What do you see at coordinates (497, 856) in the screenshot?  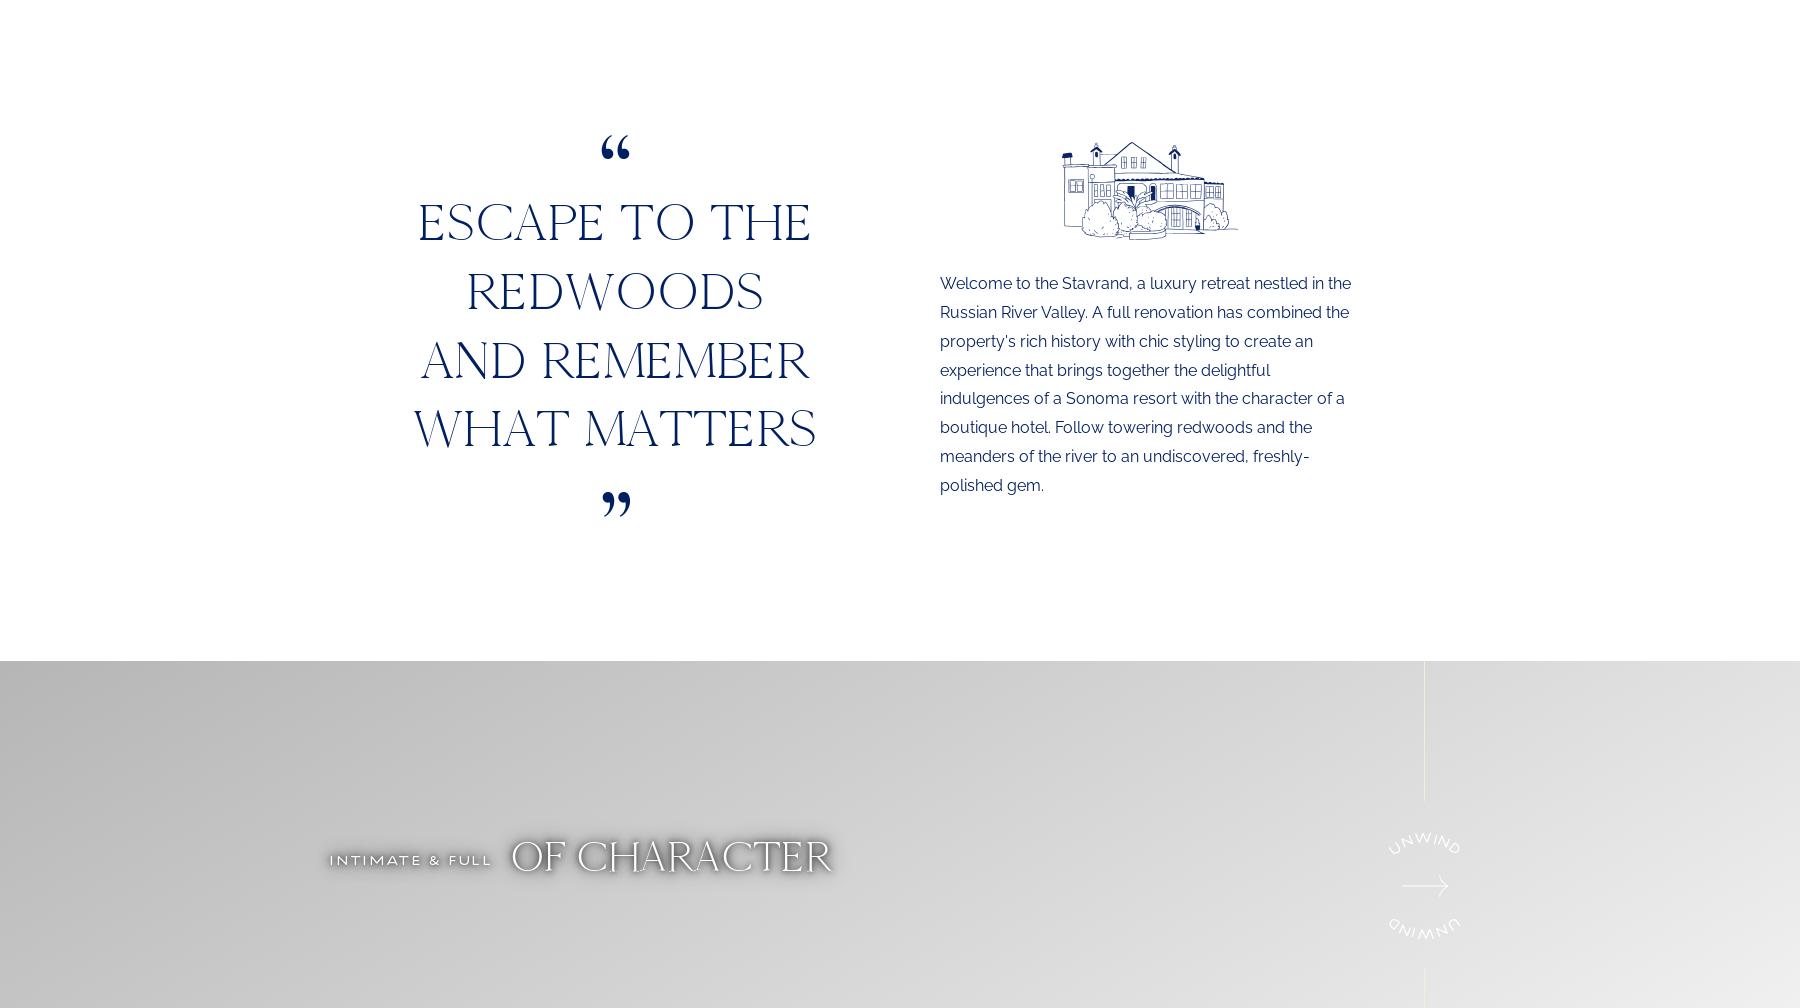 I see `'Of Character'` at bounding box center [497, 856].